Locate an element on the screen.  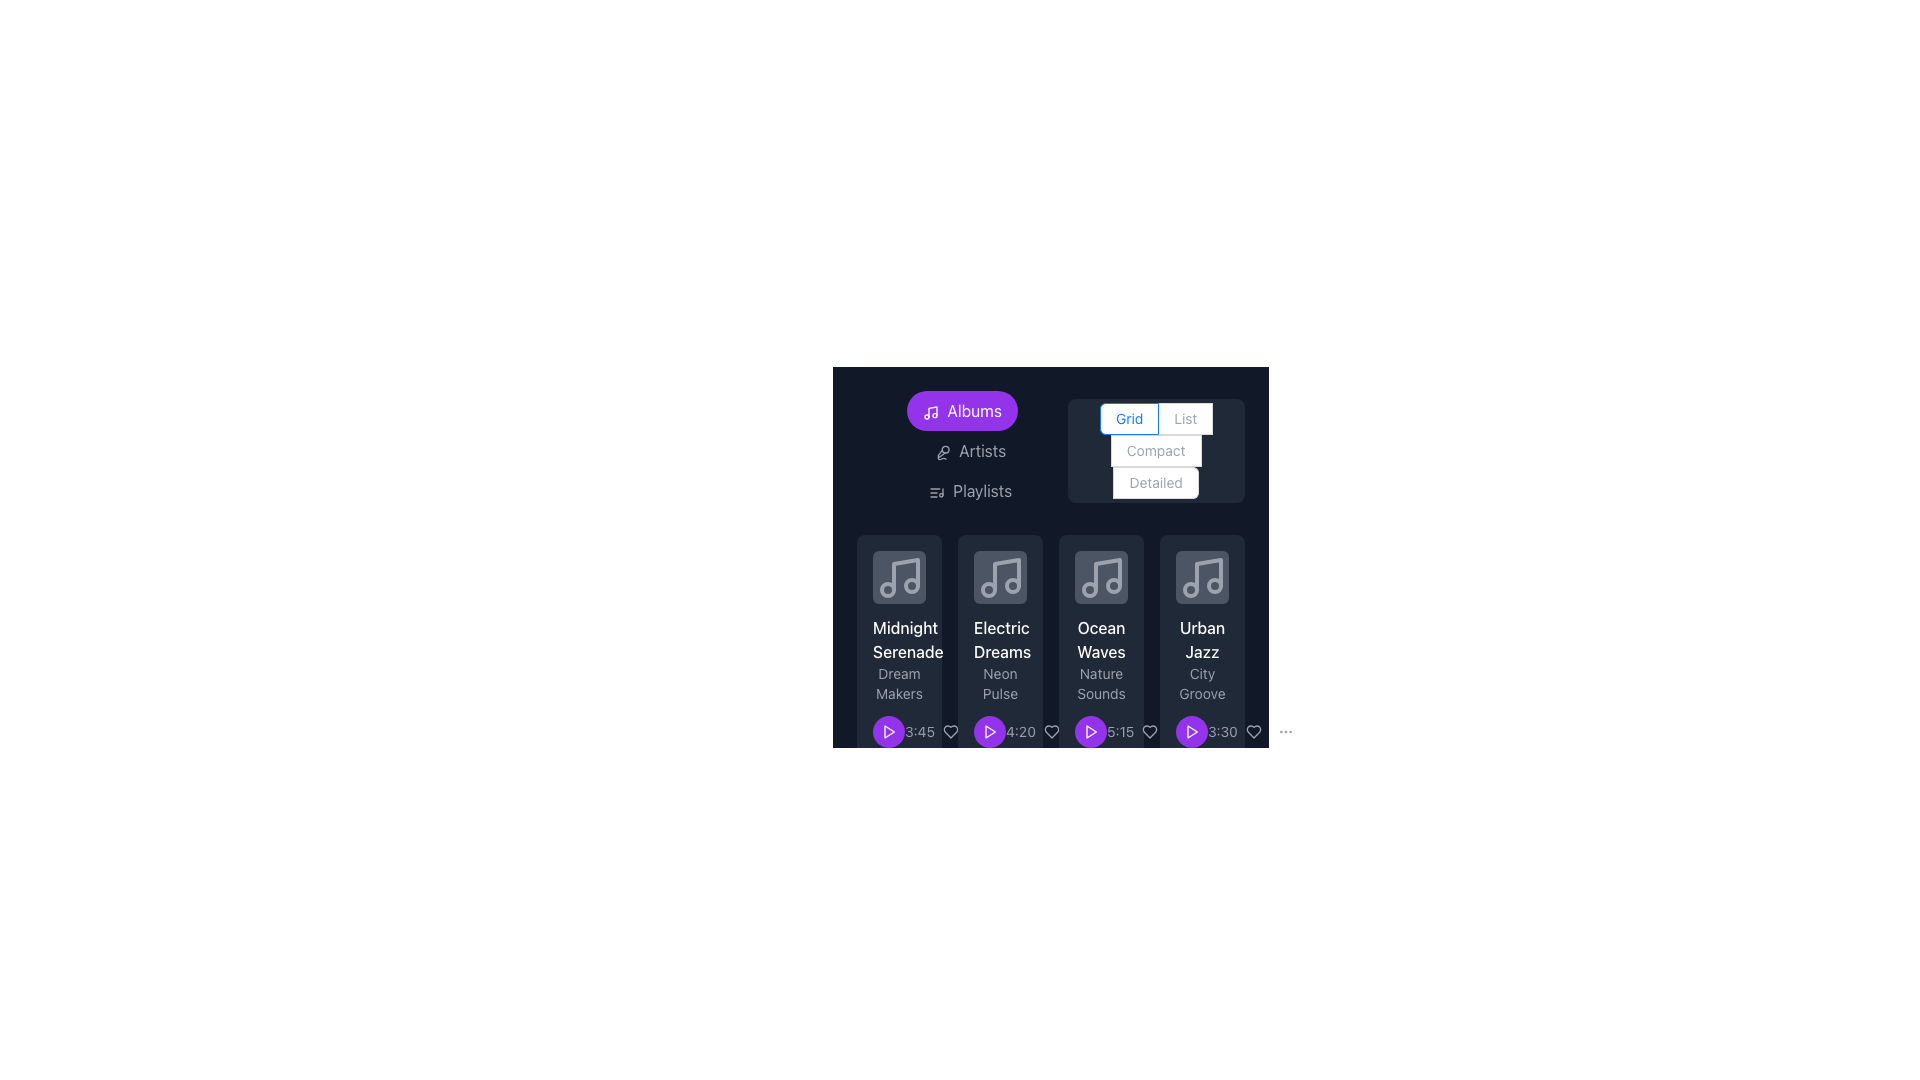
the 'Playlists' button located in the bottom-right corner of the group of buttons, which includes 'Albums' and 'Artists' is located at coordinates (970, 490).